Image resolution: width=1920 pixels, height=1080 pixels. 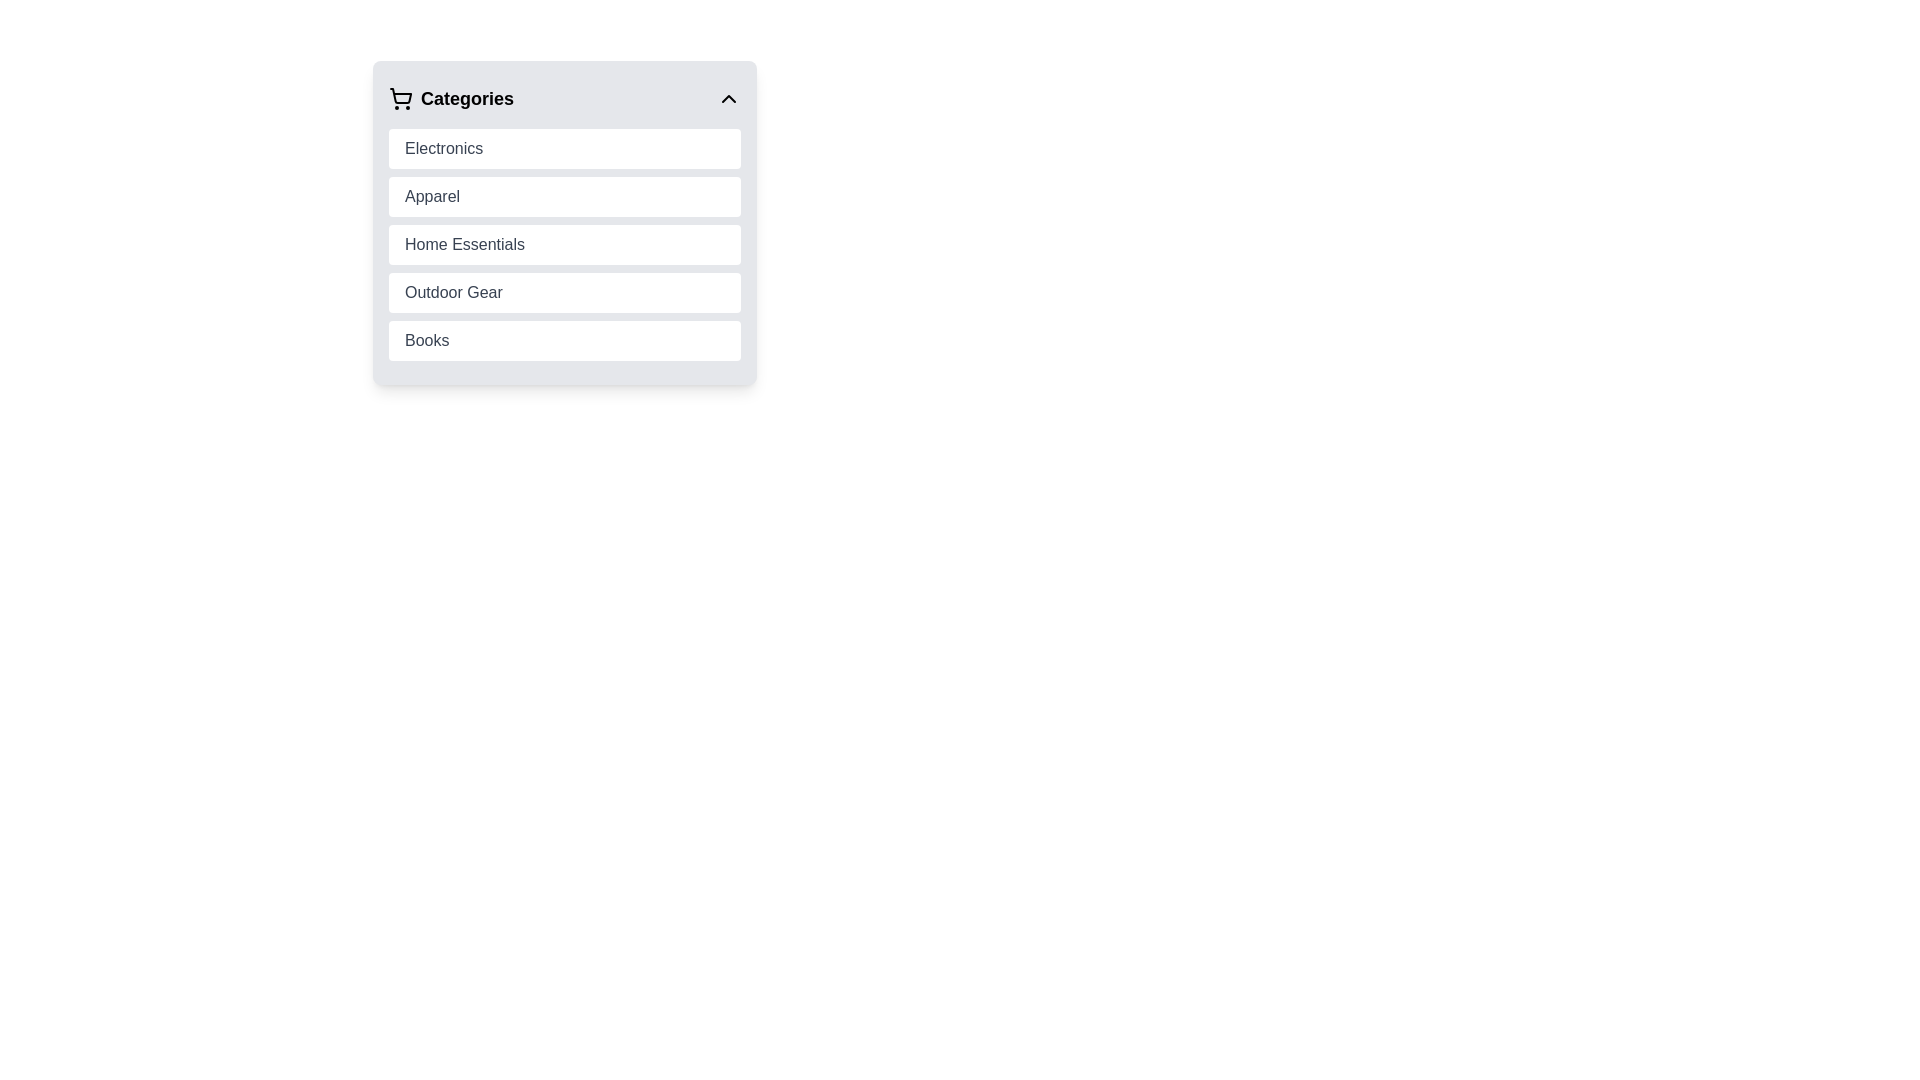 I want to click on the shopping cart icon located to the left of the 'Categories' text in the header of the vertical list, so click(x=400, y=99).